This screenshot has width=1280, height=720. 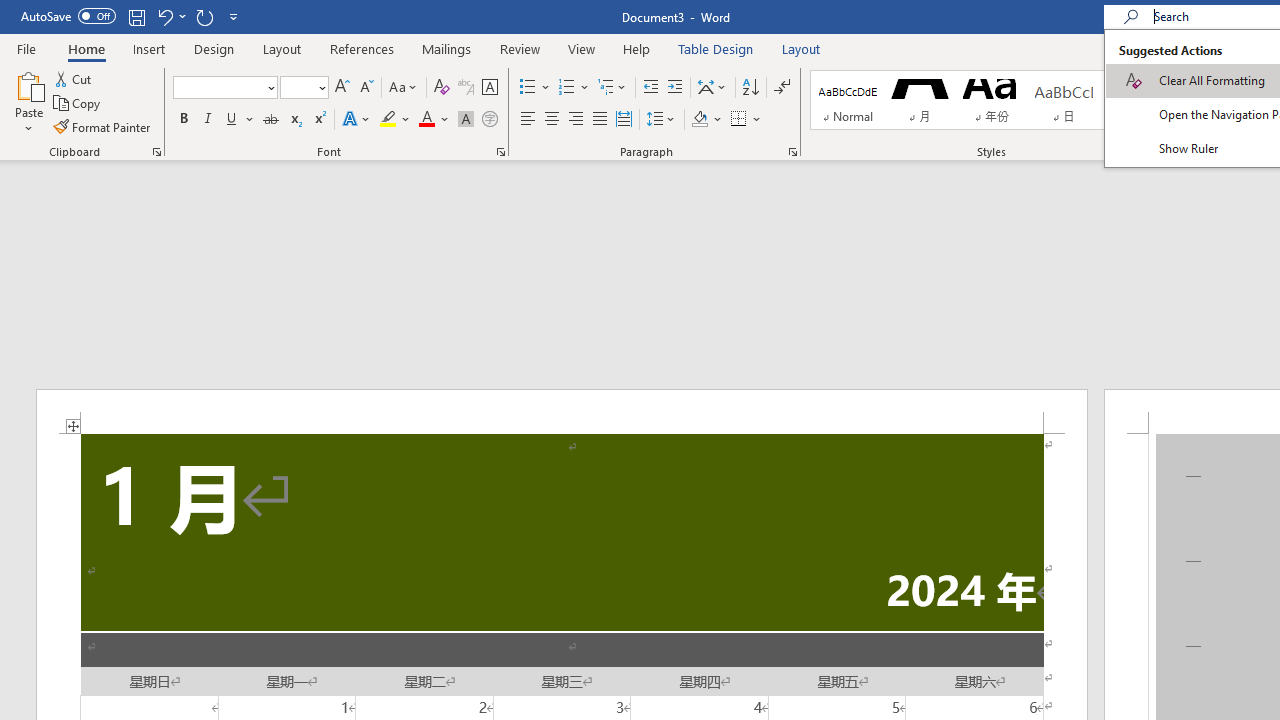 What do you see at coordinates (489, 119) in the screenshot?
I see `'Enclose Characters...'` at bounding box center [489, 119].